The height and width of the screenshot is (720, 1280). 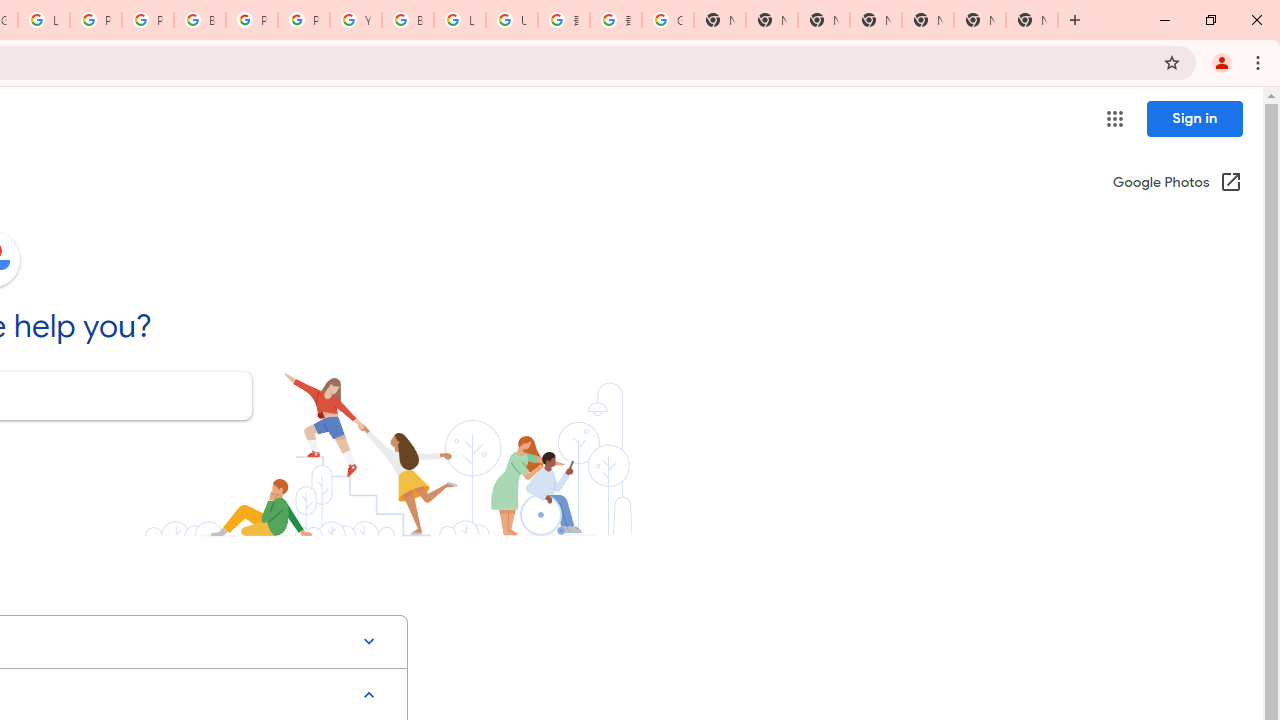 I want to click on 'Google Images', so click(x=668, y=20).